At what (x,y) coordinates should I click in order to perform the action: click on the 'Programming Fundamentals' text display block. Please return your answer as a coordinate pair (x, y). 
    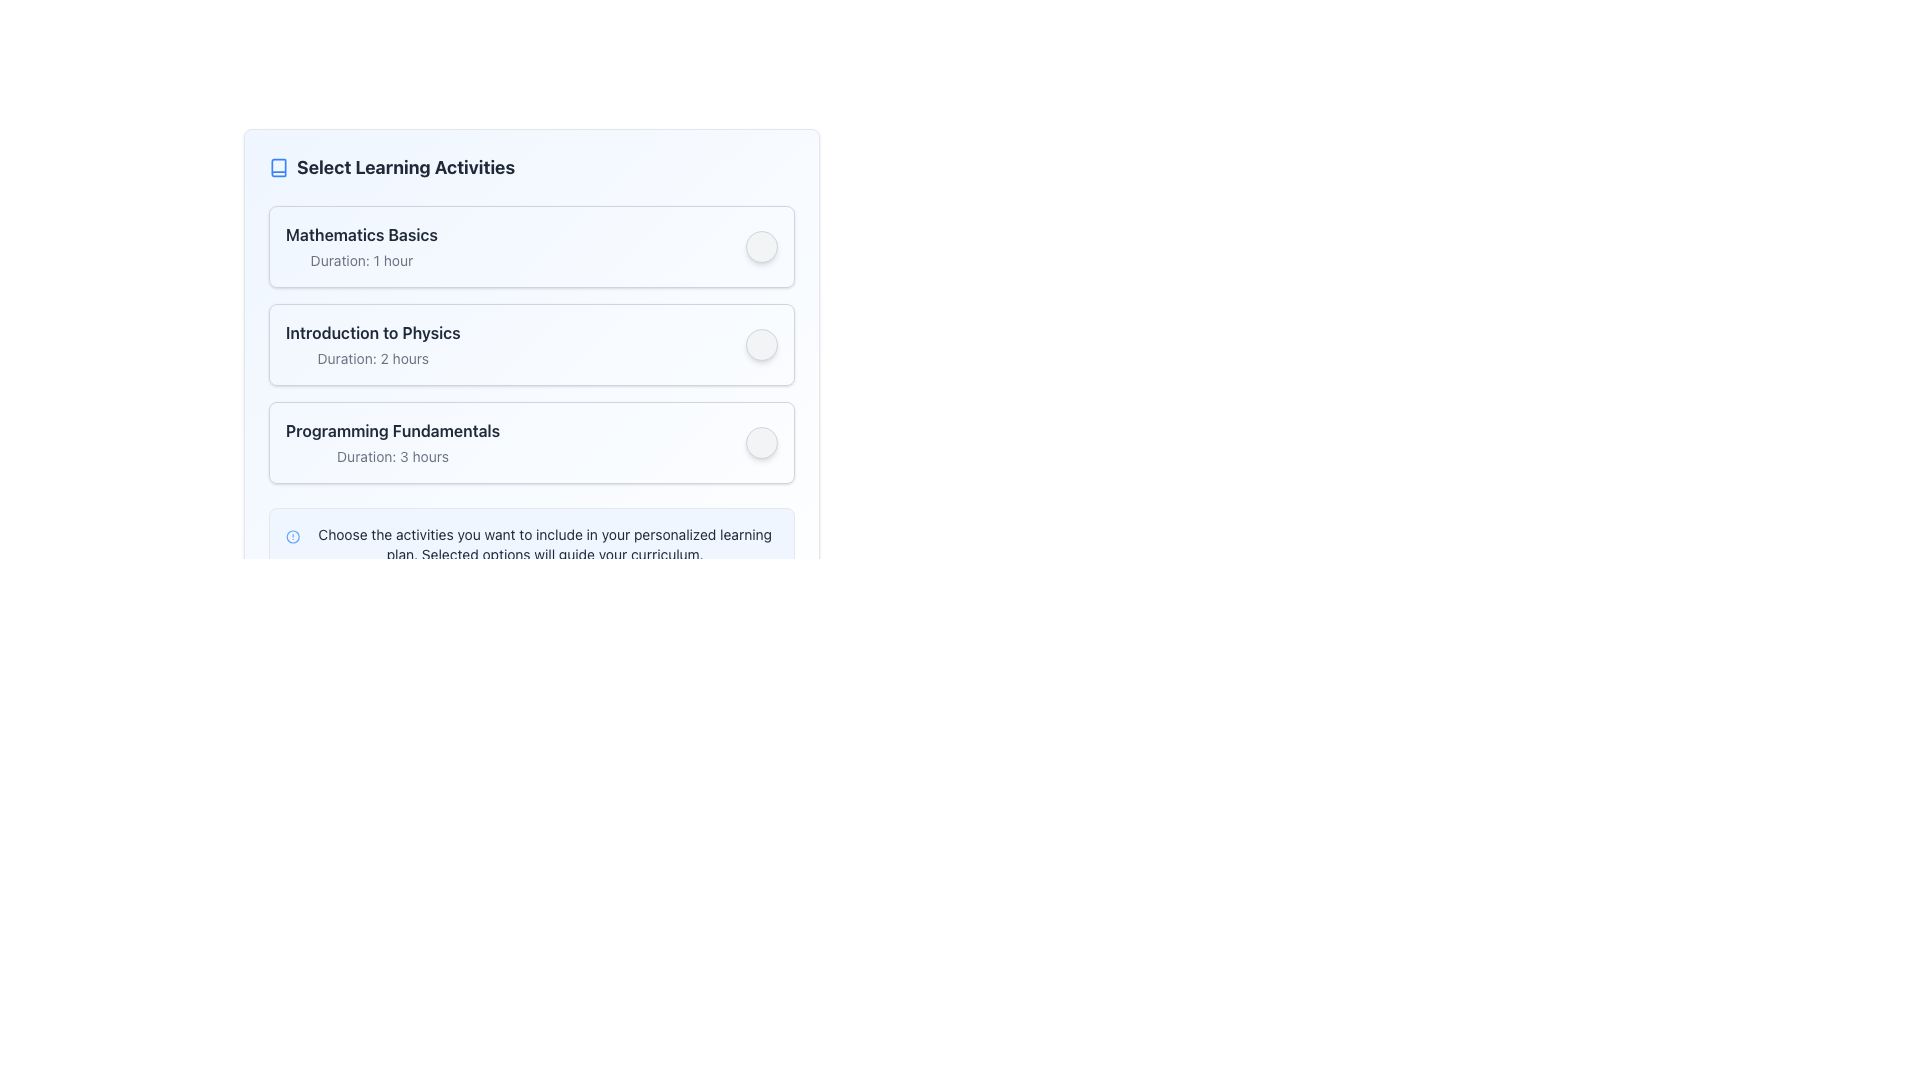
    Looking at the image, I should click on (393, 442).